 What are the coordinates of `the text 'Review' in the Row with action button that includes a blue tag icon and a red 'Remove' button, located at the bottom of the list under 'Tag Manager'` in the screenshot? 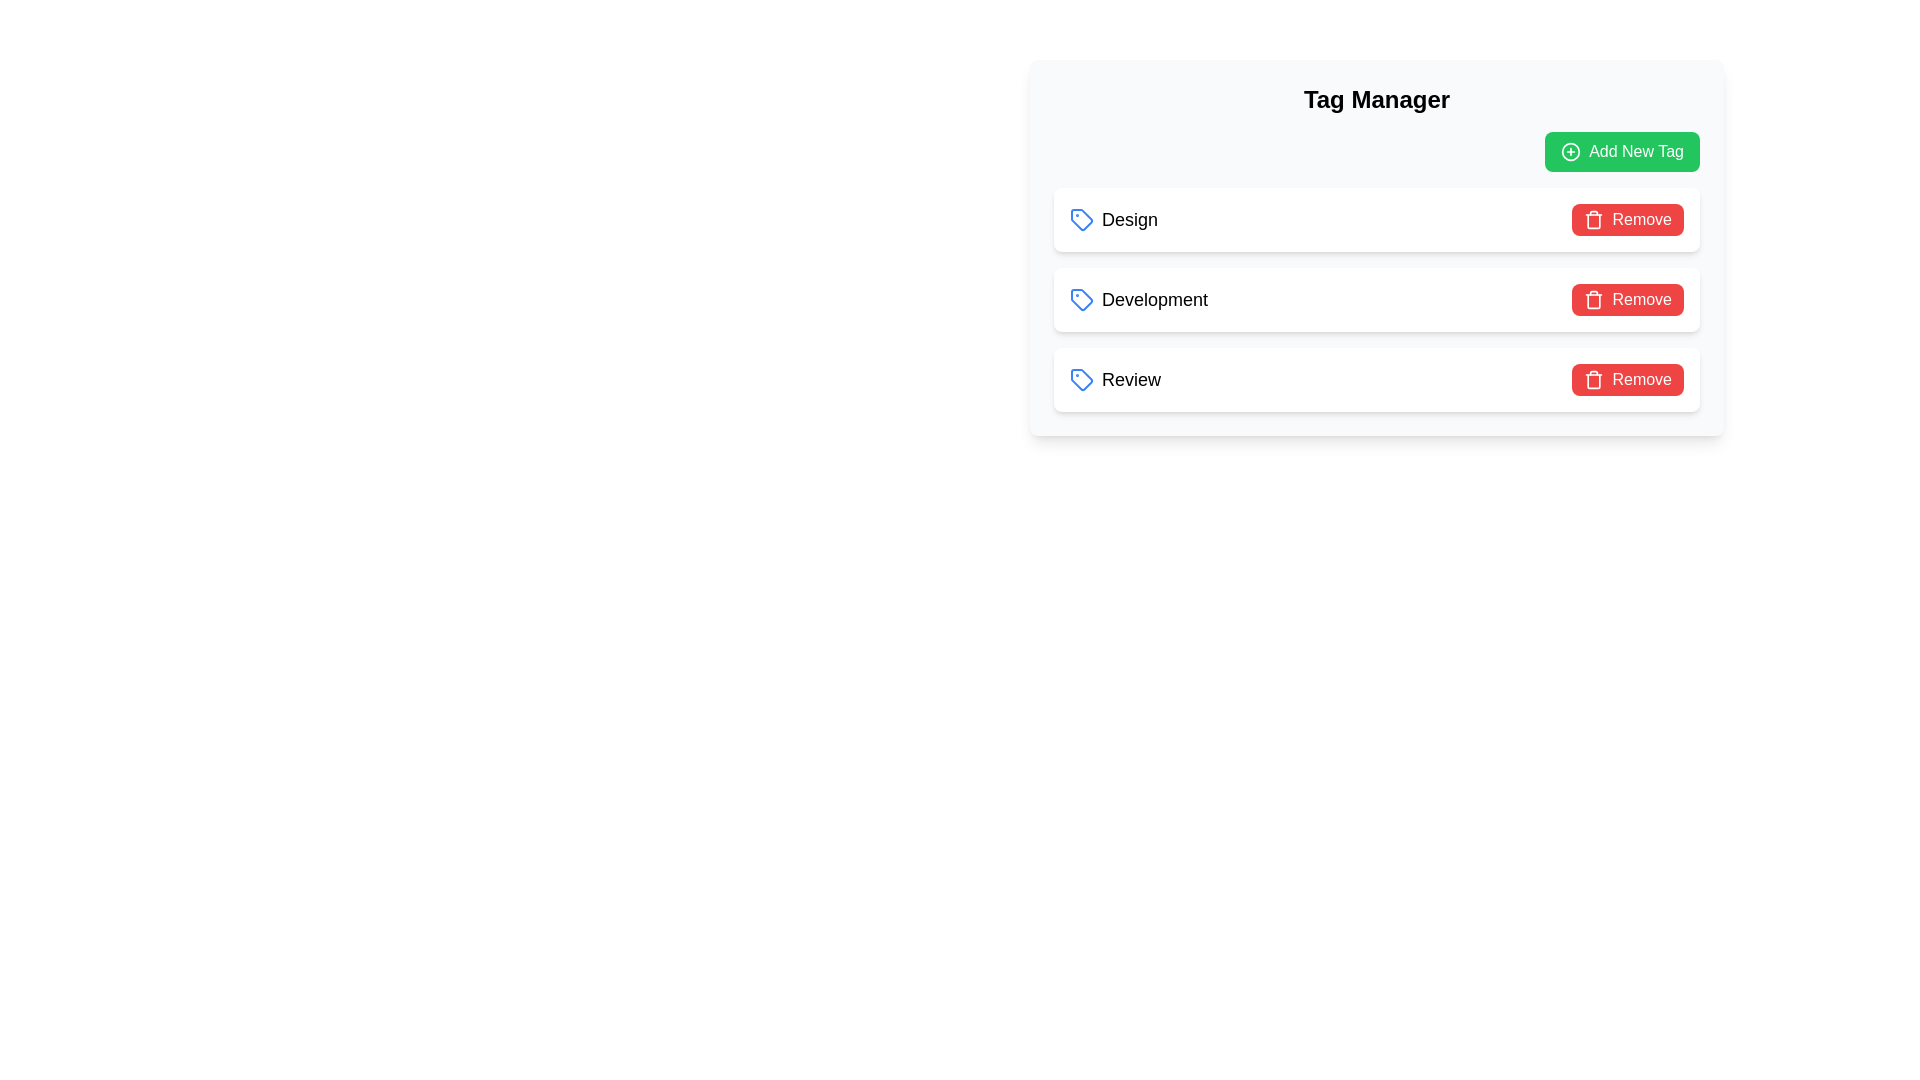 It's located at (1376, 380).